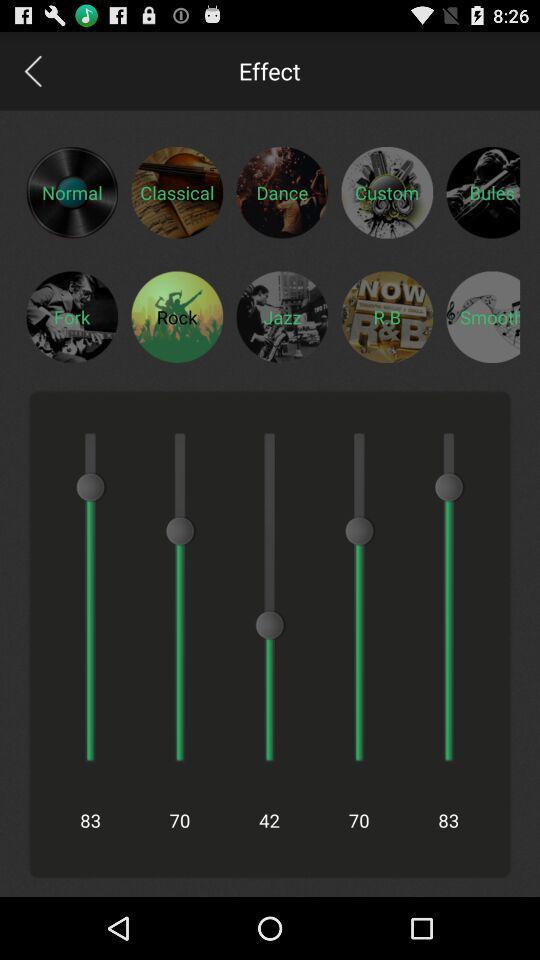  Describe the element at coordinates (482, 192) in the screenshot. I see `open bules` at that location.